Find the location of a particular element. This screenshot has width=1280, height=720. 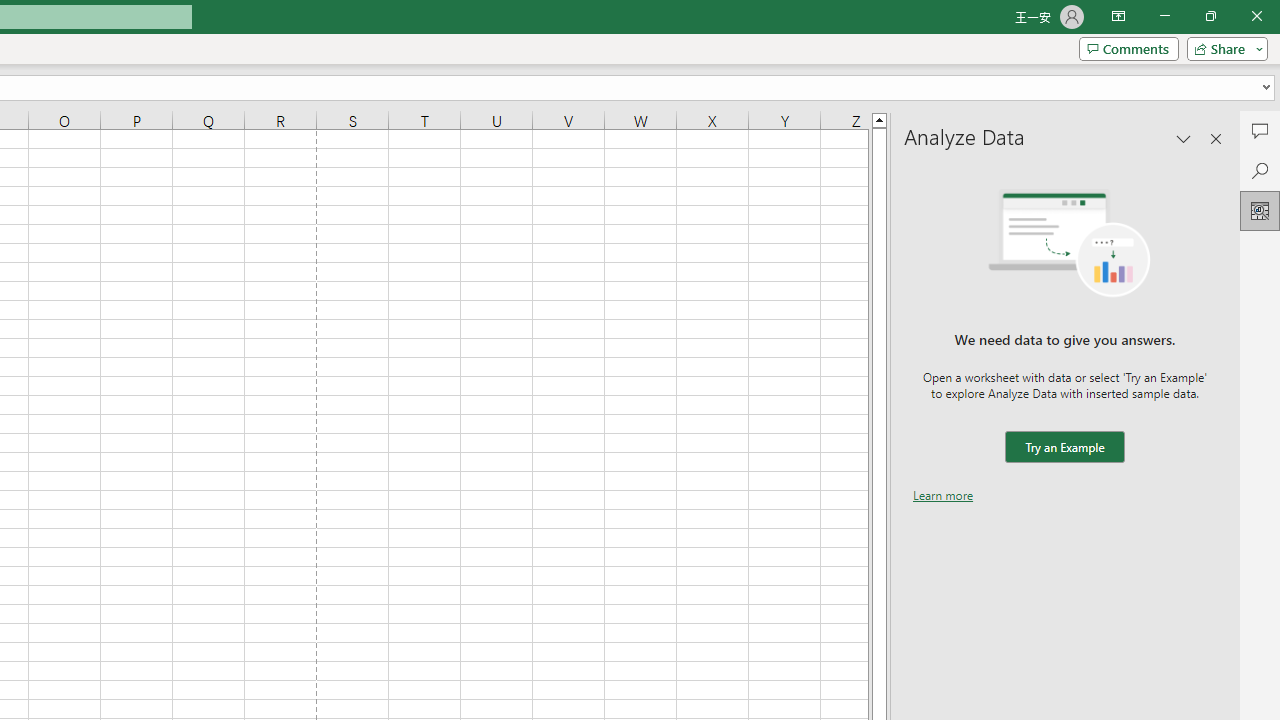

'We need data to give you answers. Try an Example' is located at coordinates (1063, 446).